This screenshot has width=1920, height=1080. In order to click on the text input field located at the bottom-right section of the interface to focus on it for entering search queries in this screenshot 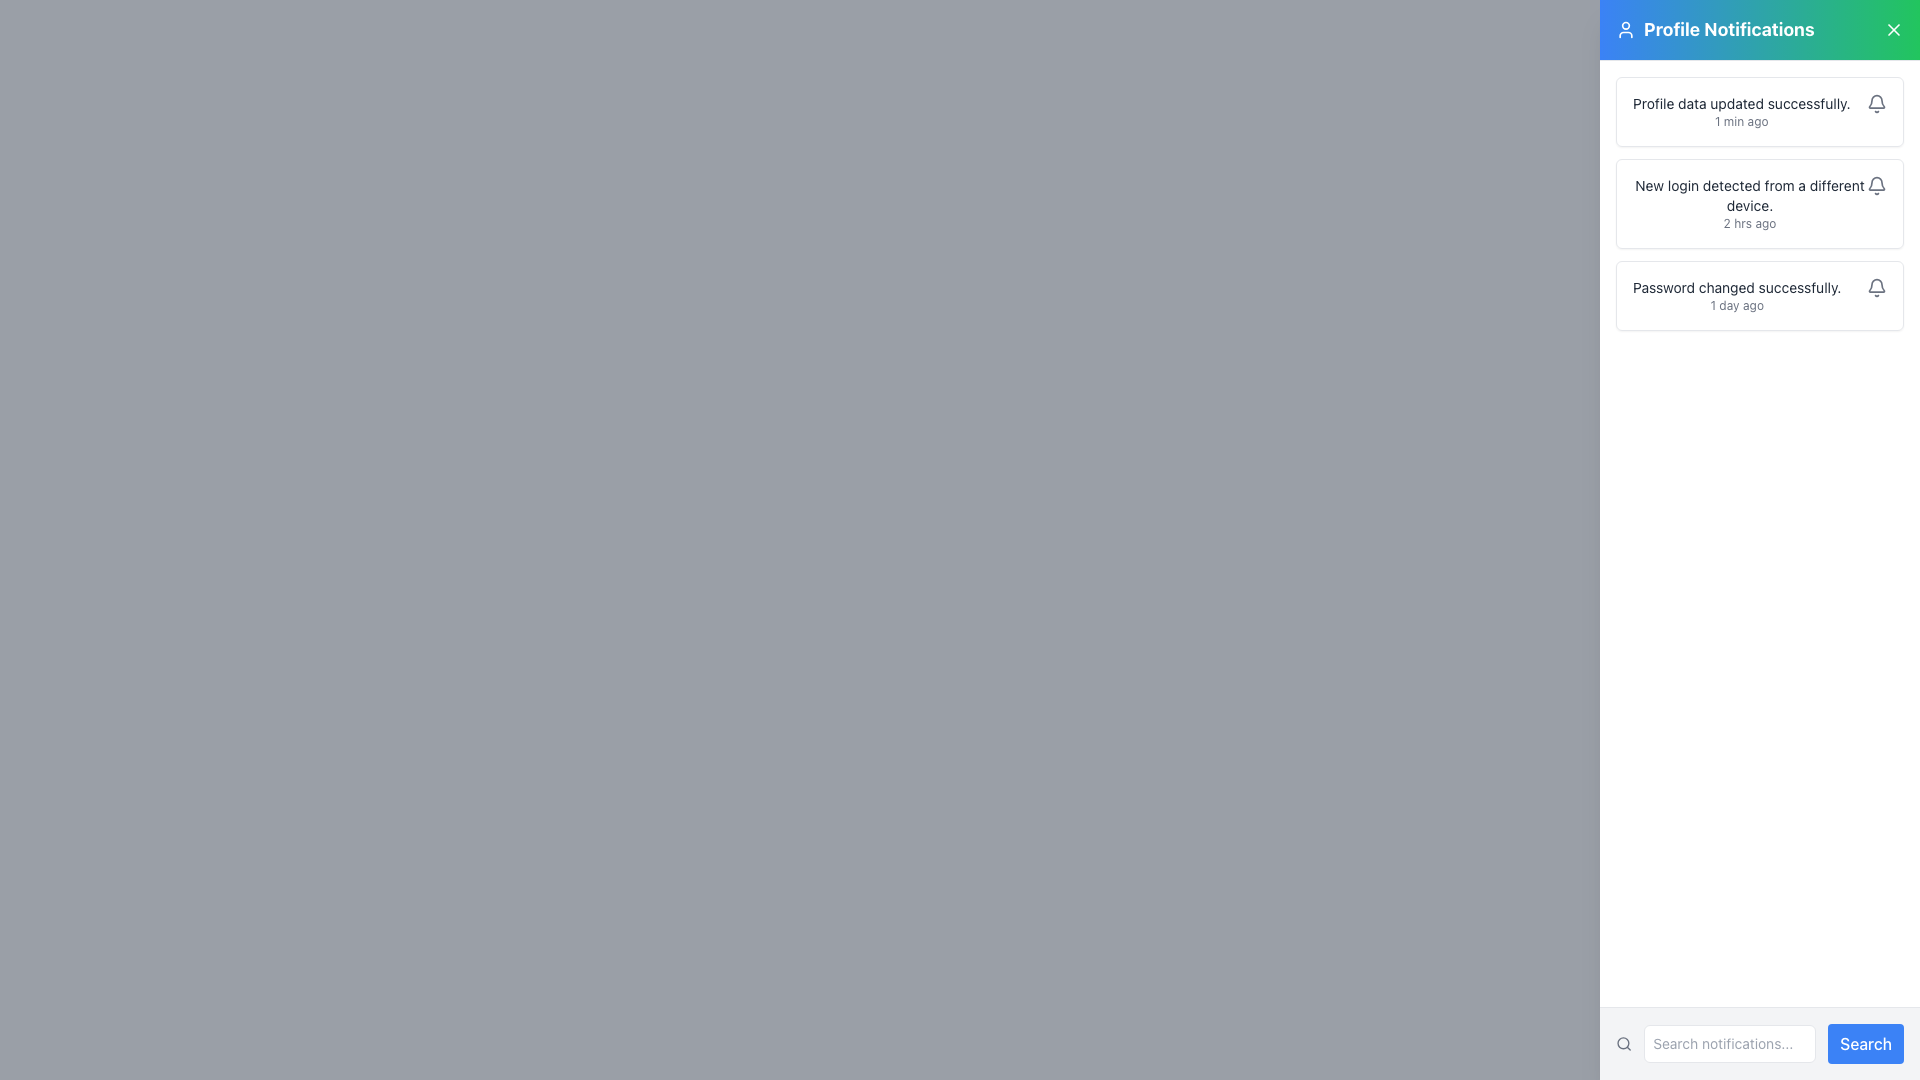, I will do `click(1729, 1043)`.